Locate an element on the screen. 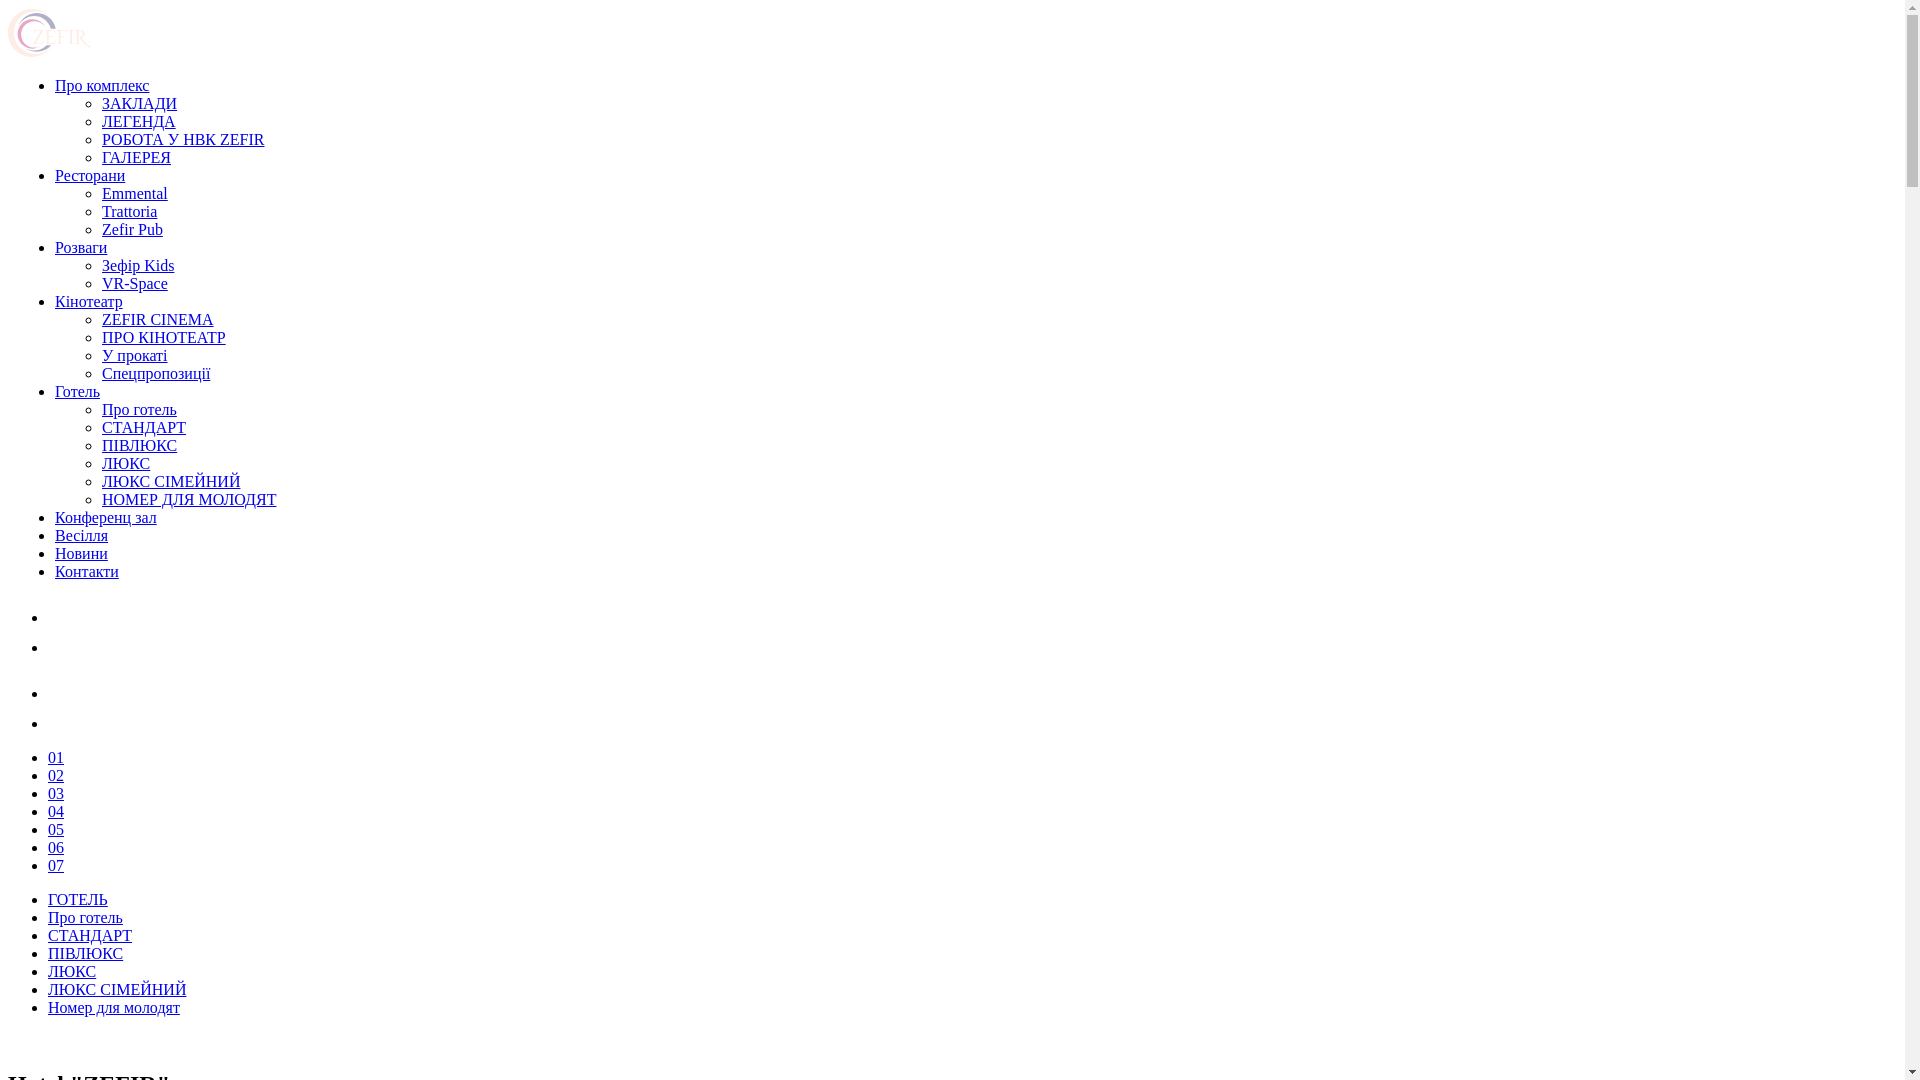  'VR-Space' is located at coordinates (133, 283).